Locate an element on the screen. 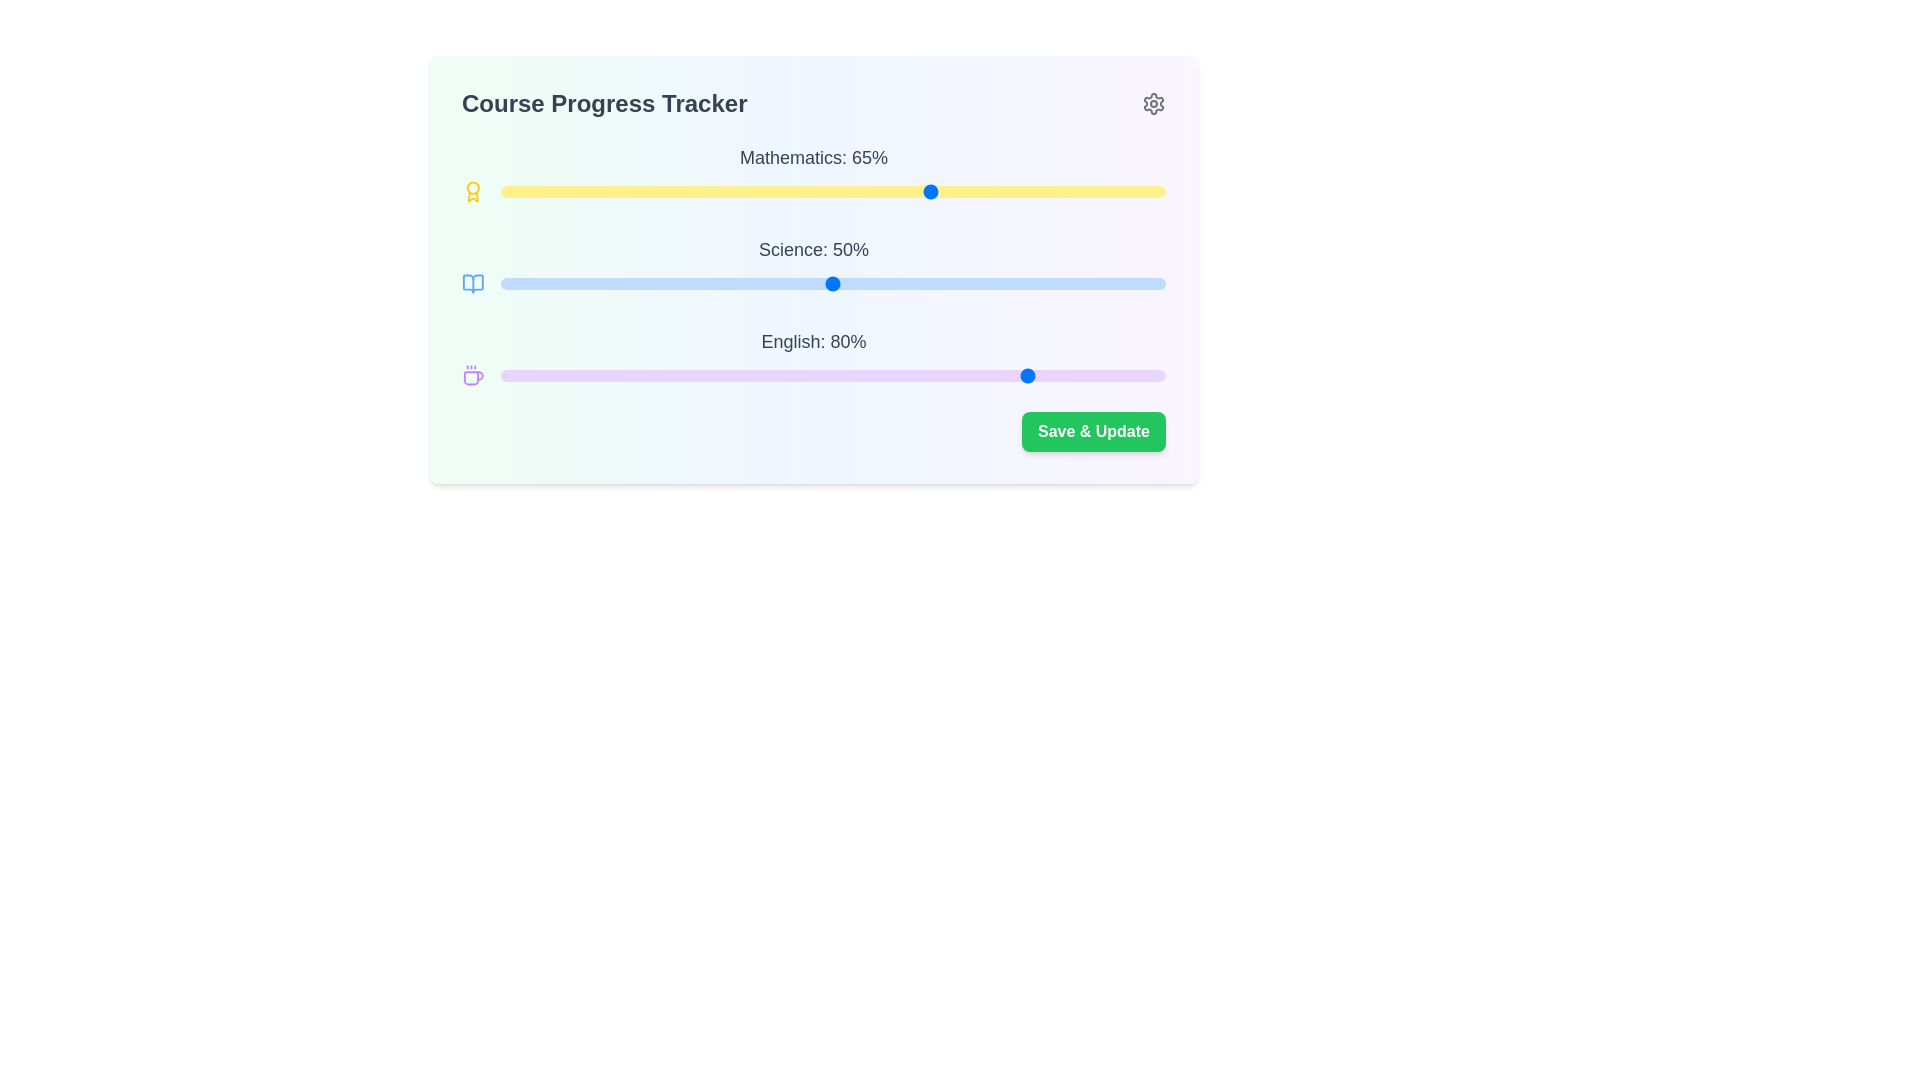 The width and height of the screenshot is (1920, 1080). the text label displaying 'English: 80%' which is prominently styled in gray color and is positioned centrally above its corresponding progress bar is located at coordinates (814, 341).